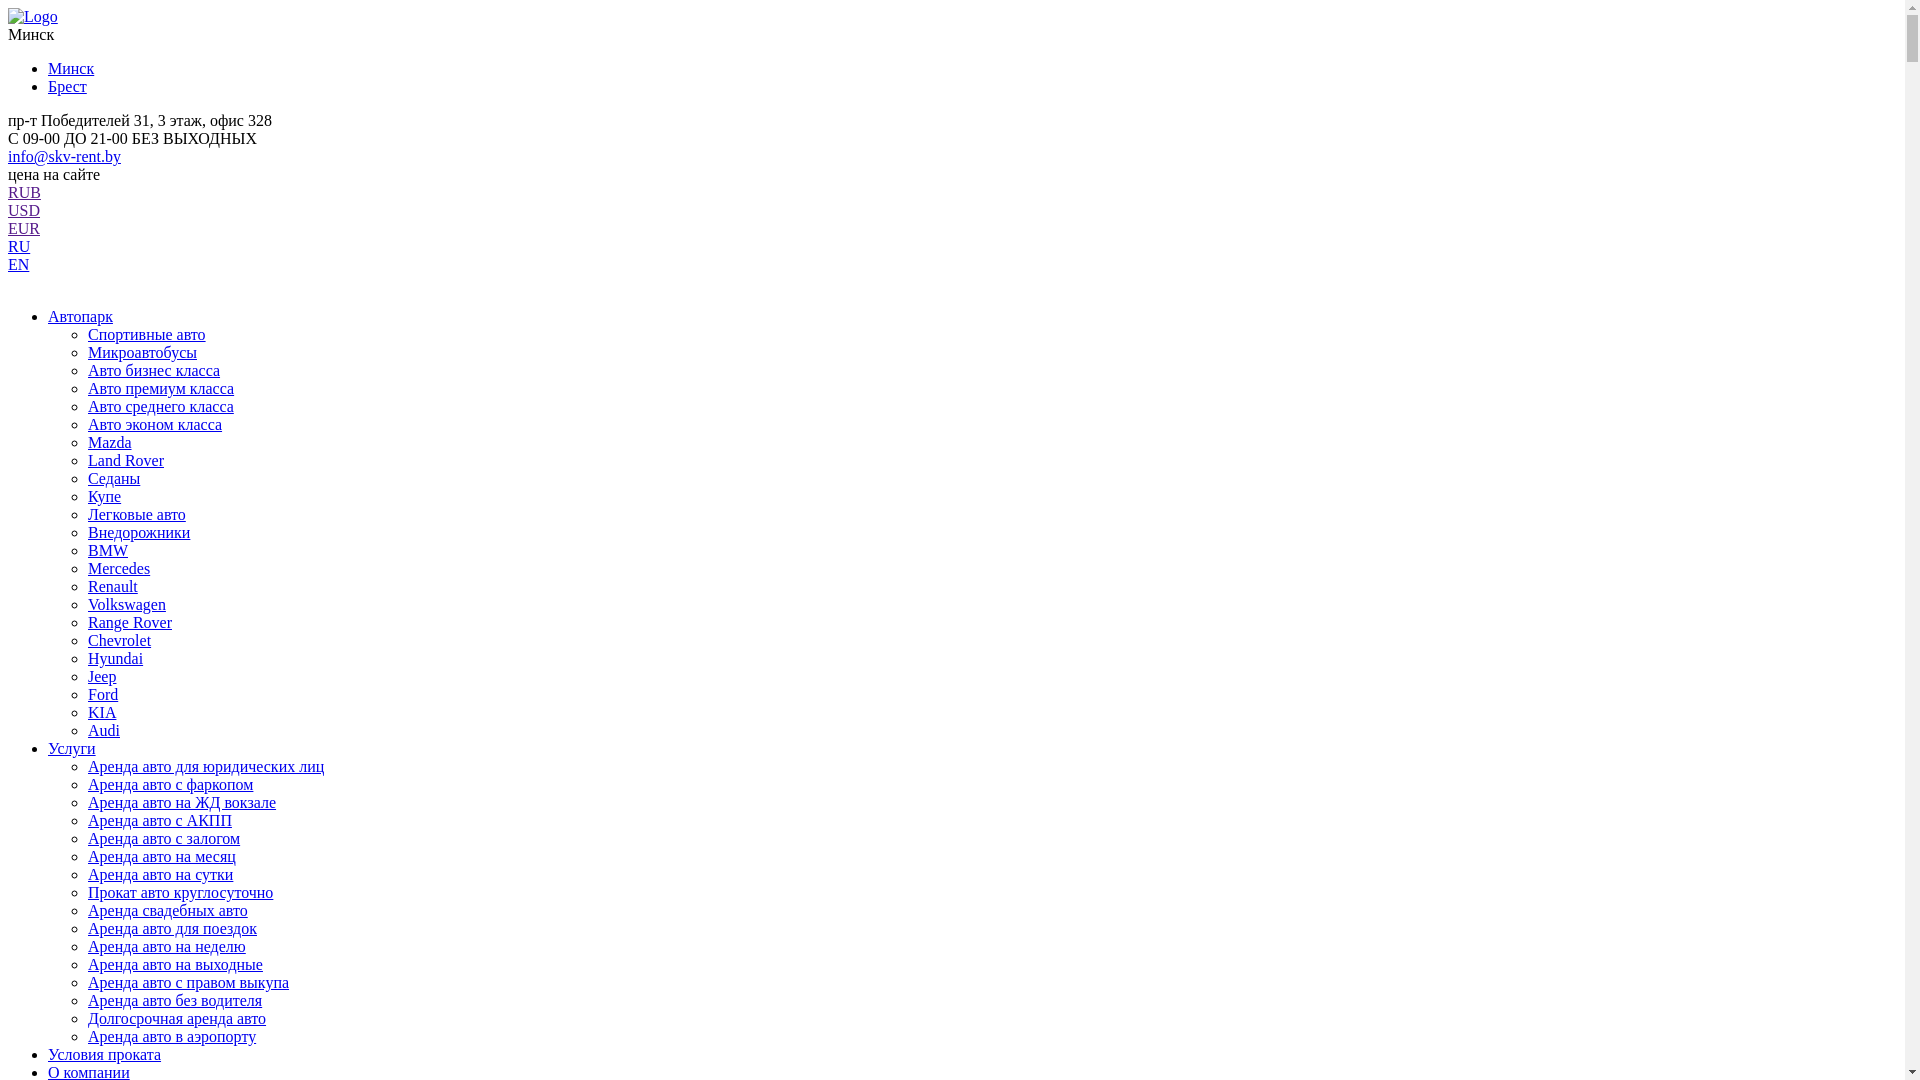 This screenshot has width=1920, height=1080. I want to click on 'RU', so click(19, 245).